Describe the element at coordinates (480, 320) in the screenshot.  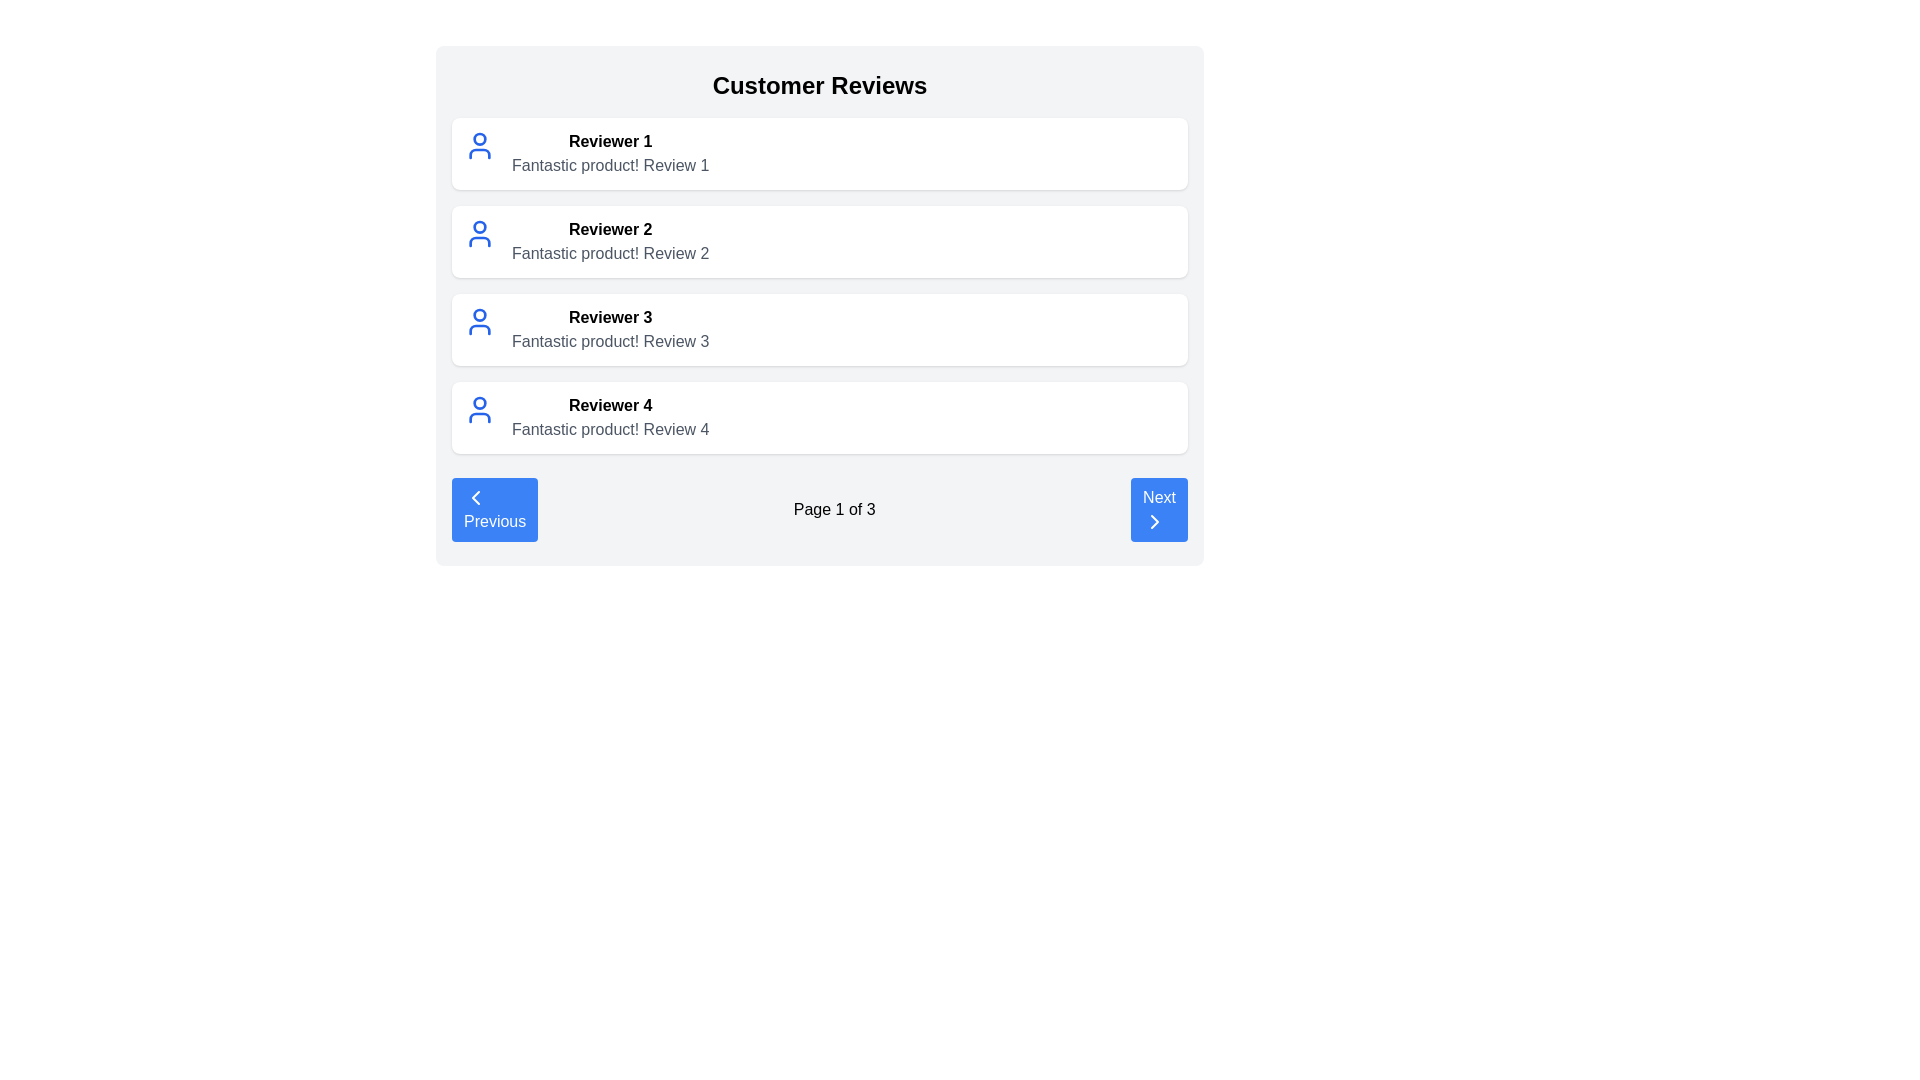
I see `the user icon resembling a person's head and shoulders, styled in blue, located in the review block titled 'Reviewer 3', aligned with the text 'Reviewer 3 Fantastic product! Review 3'` at that location.